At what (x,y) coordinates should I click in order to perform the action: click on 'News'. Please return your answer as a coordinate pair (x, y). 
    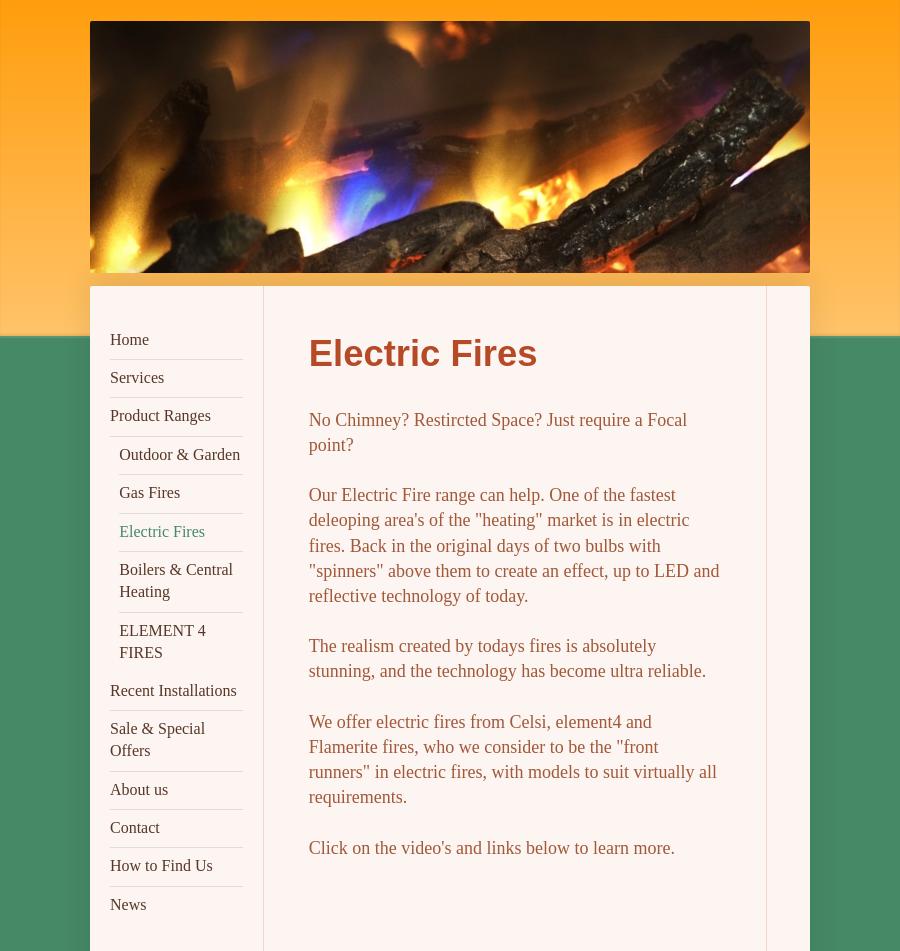
    Looking at the image, I should click on (127, 902).